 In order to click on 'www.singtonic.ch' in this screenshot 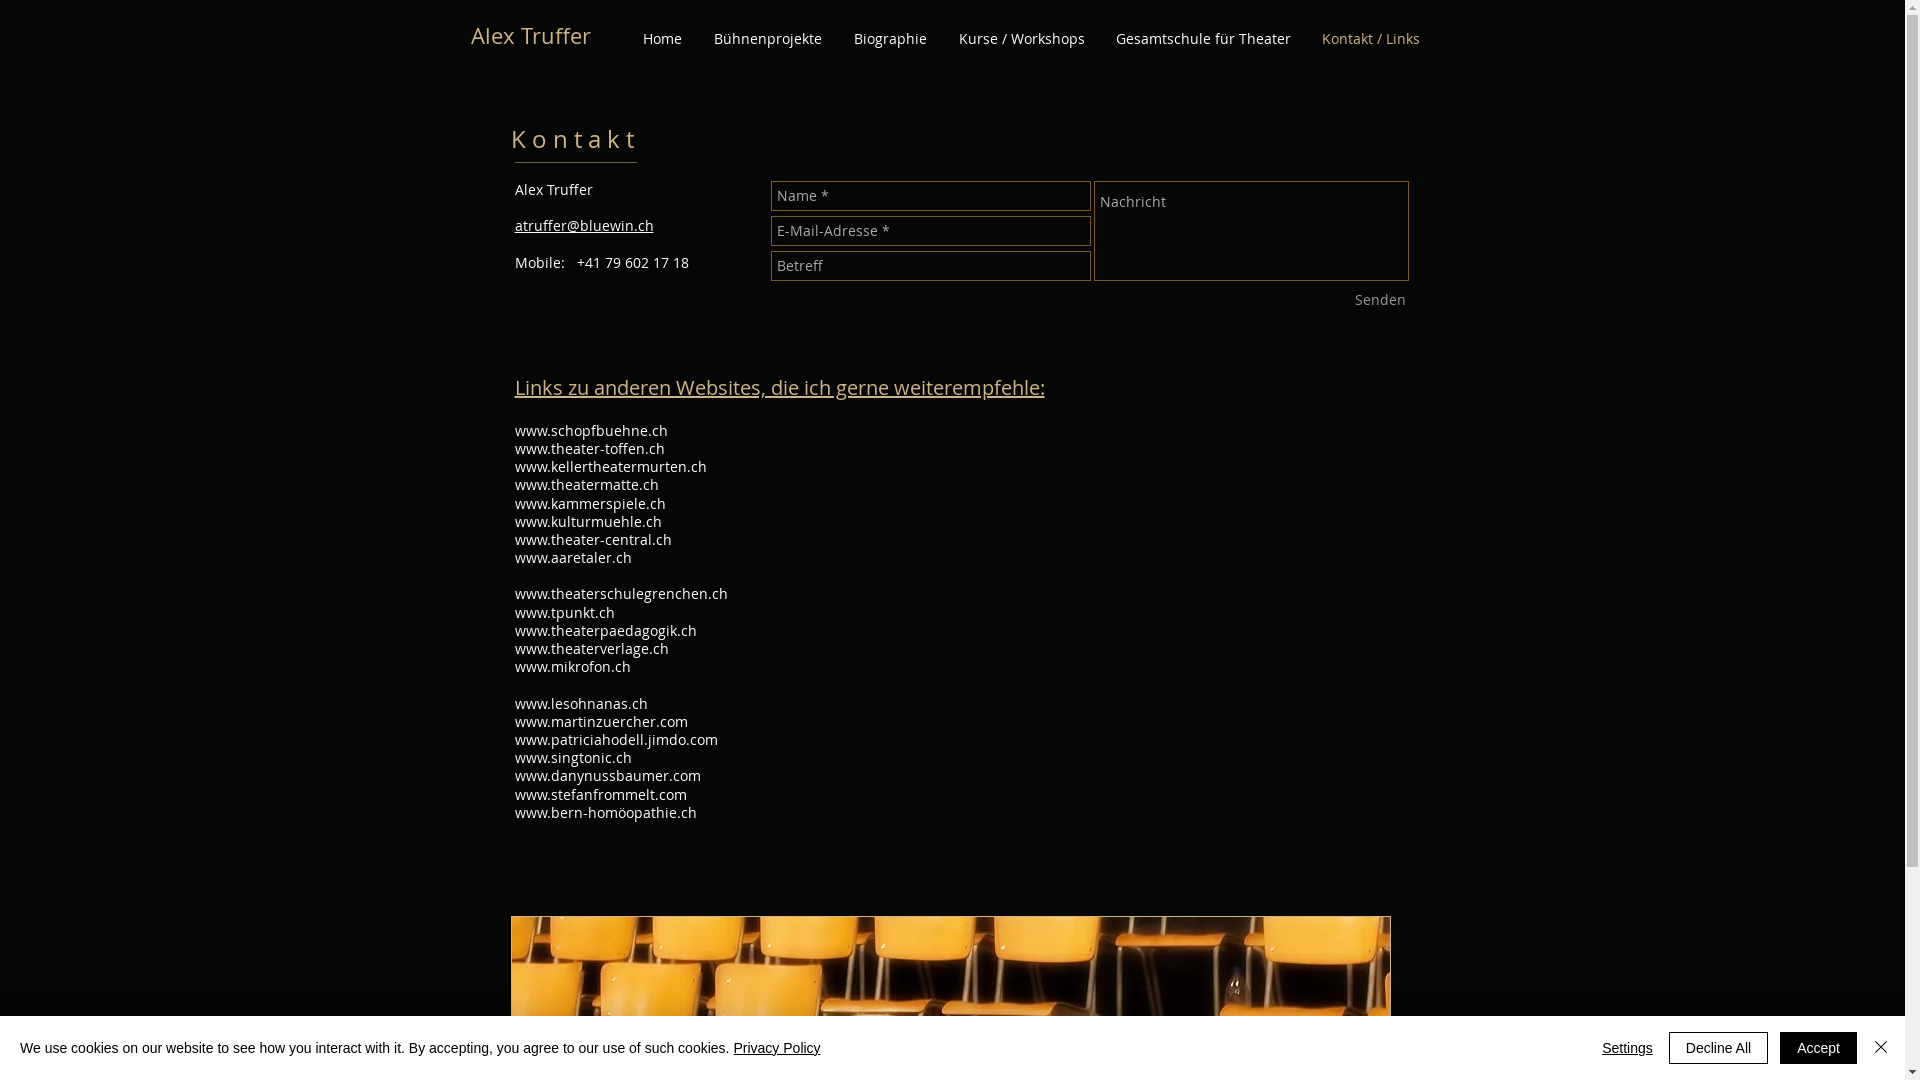, I will do `click(571, 757)`.